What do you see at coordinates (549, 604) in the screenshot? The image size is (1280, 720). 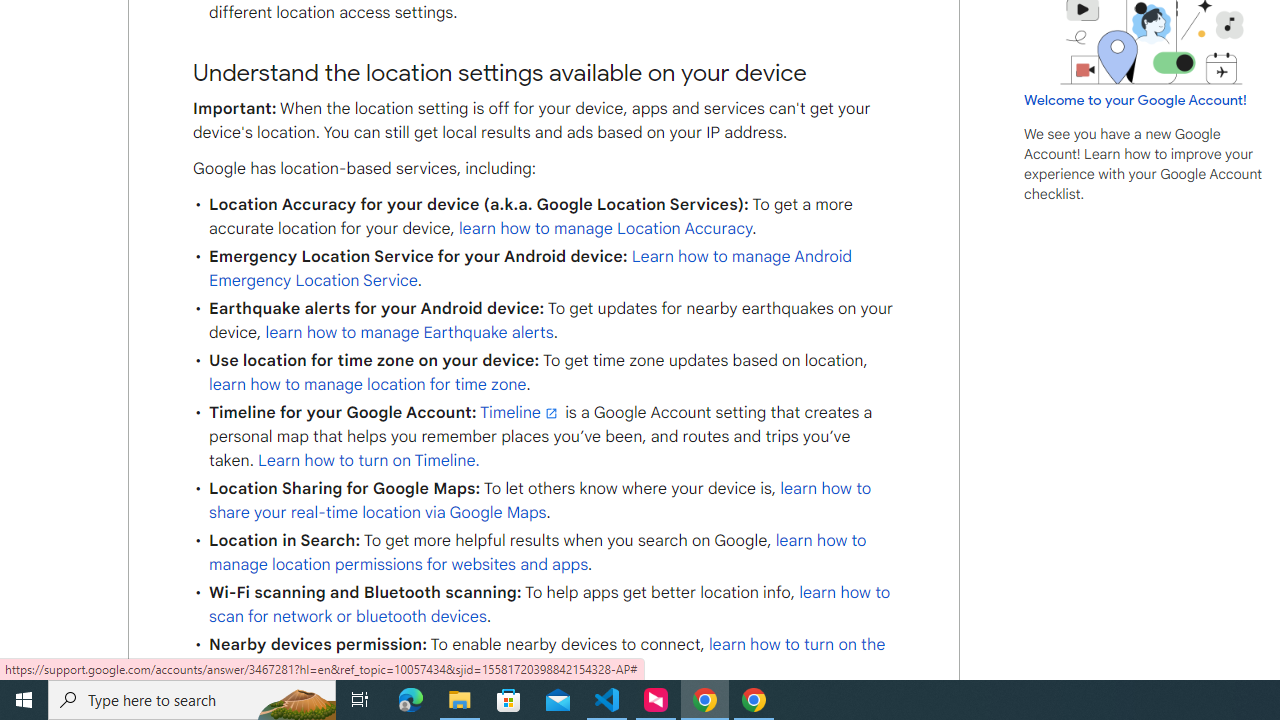 I see `'learn how to scan for network or bluetooth devices'` at bounding box center [549, 604].